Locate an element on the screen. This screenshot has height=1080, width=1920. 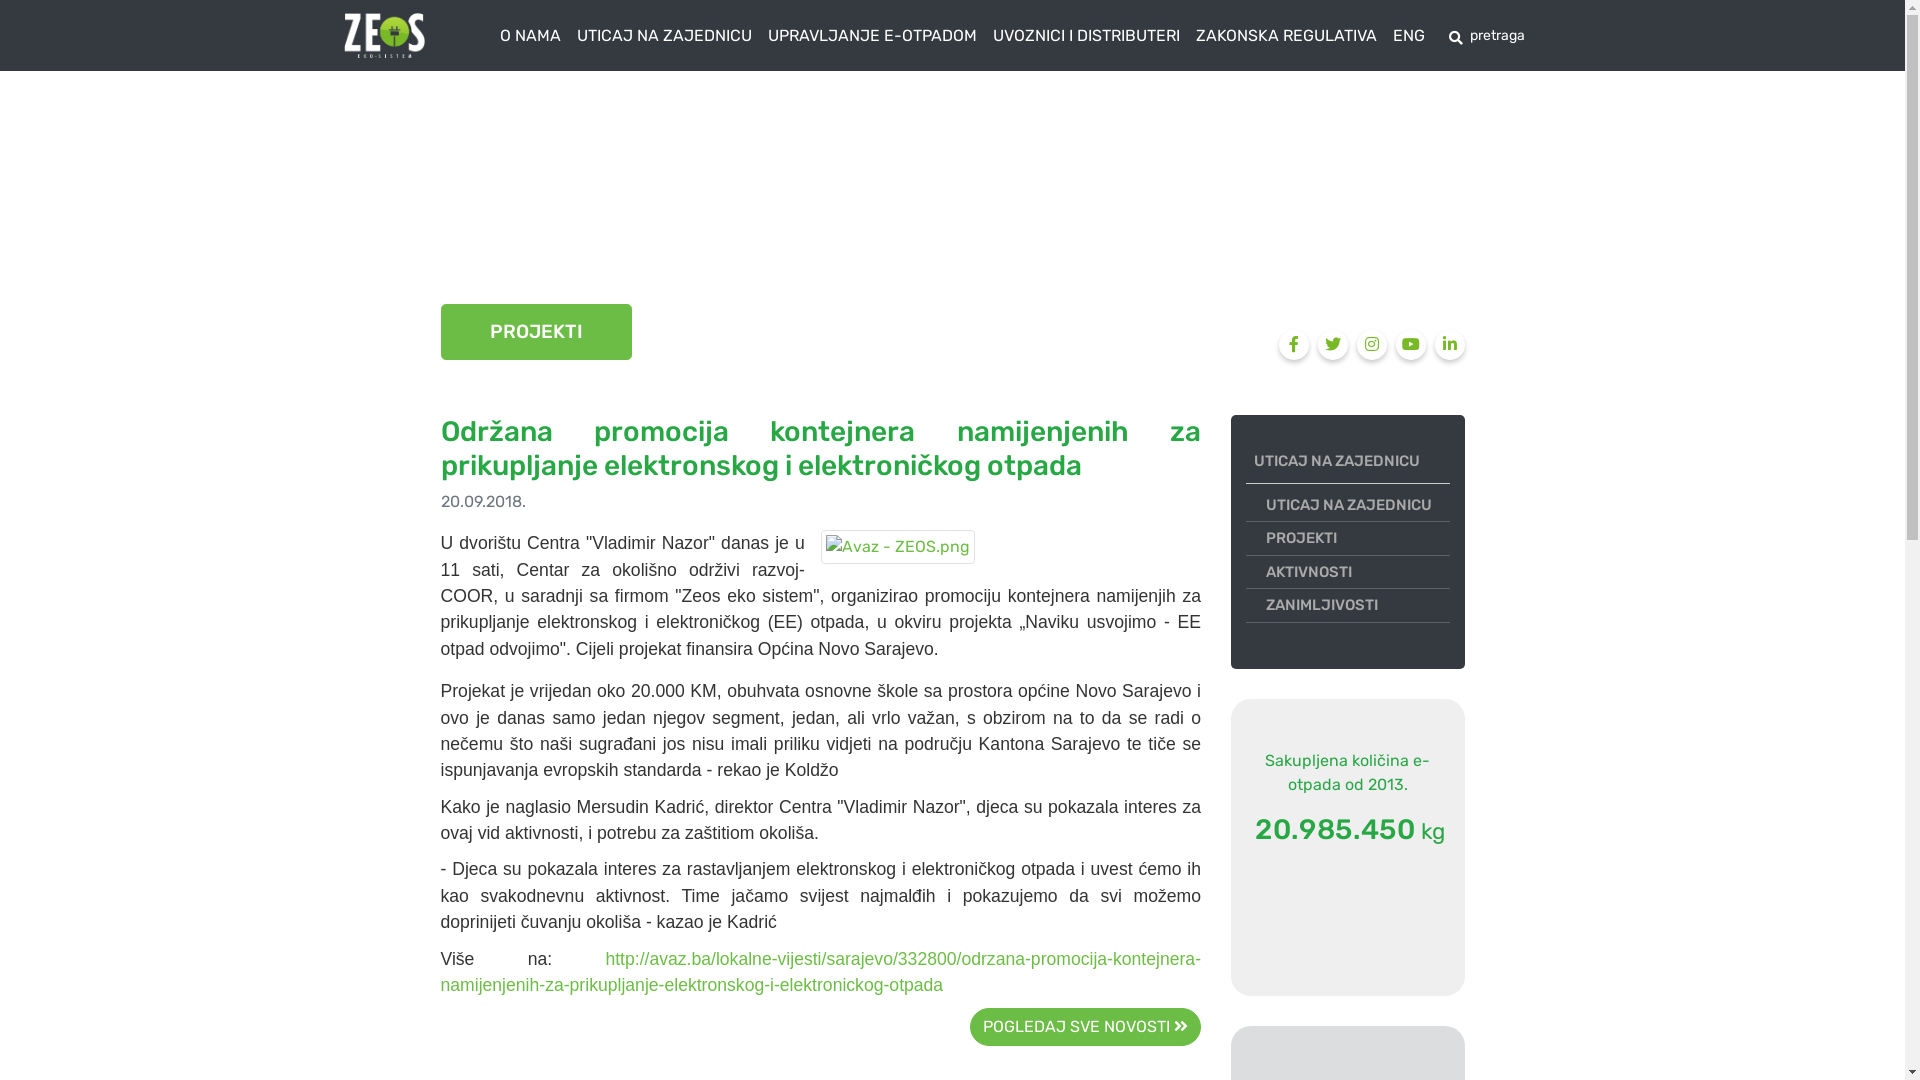
'UTICAJ NA ZAJEDNICU' is located at coordinates (1352, 461).